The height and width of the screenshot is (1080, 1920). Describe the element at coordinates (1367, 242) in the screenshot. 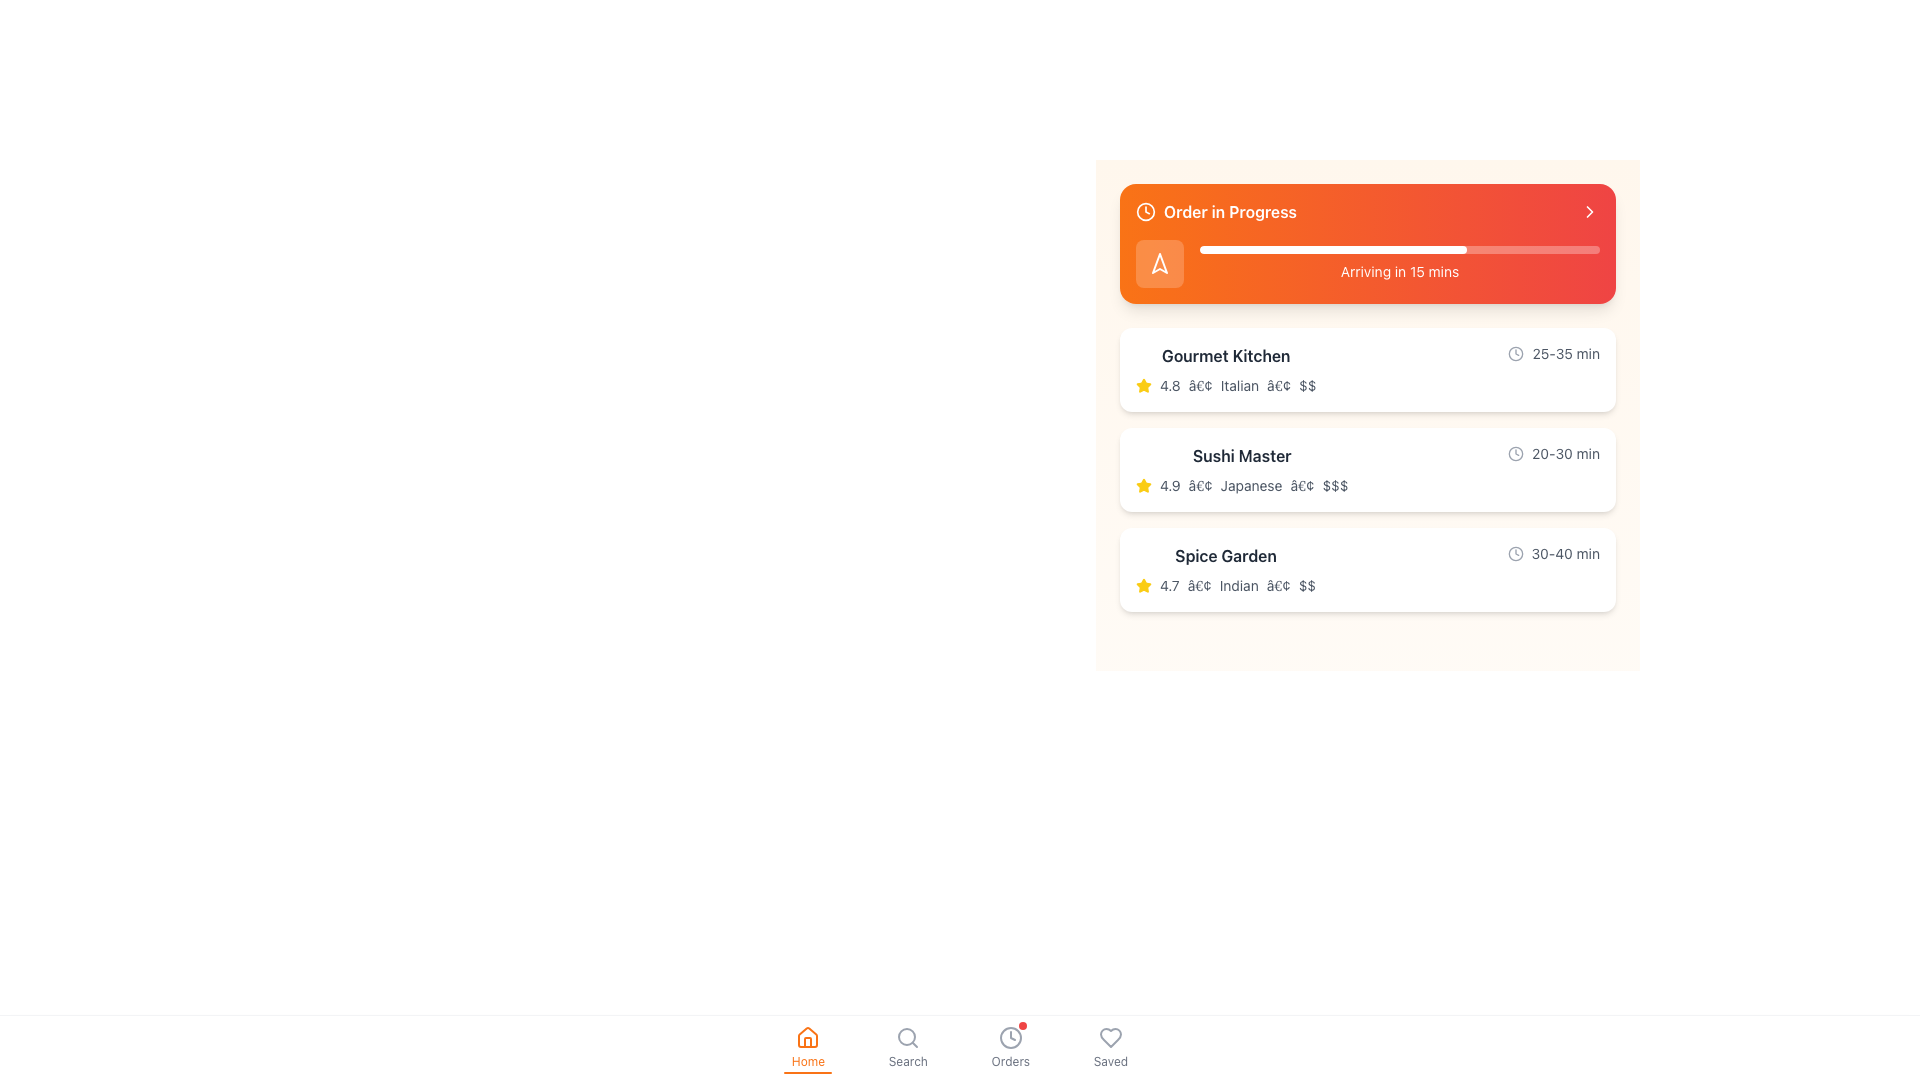

I see `the Informational card that displays 'Order in Progress' with a gradient background transitioning from orange to red, which is the first card in a vertical arrangement of restaurant details` at that location.